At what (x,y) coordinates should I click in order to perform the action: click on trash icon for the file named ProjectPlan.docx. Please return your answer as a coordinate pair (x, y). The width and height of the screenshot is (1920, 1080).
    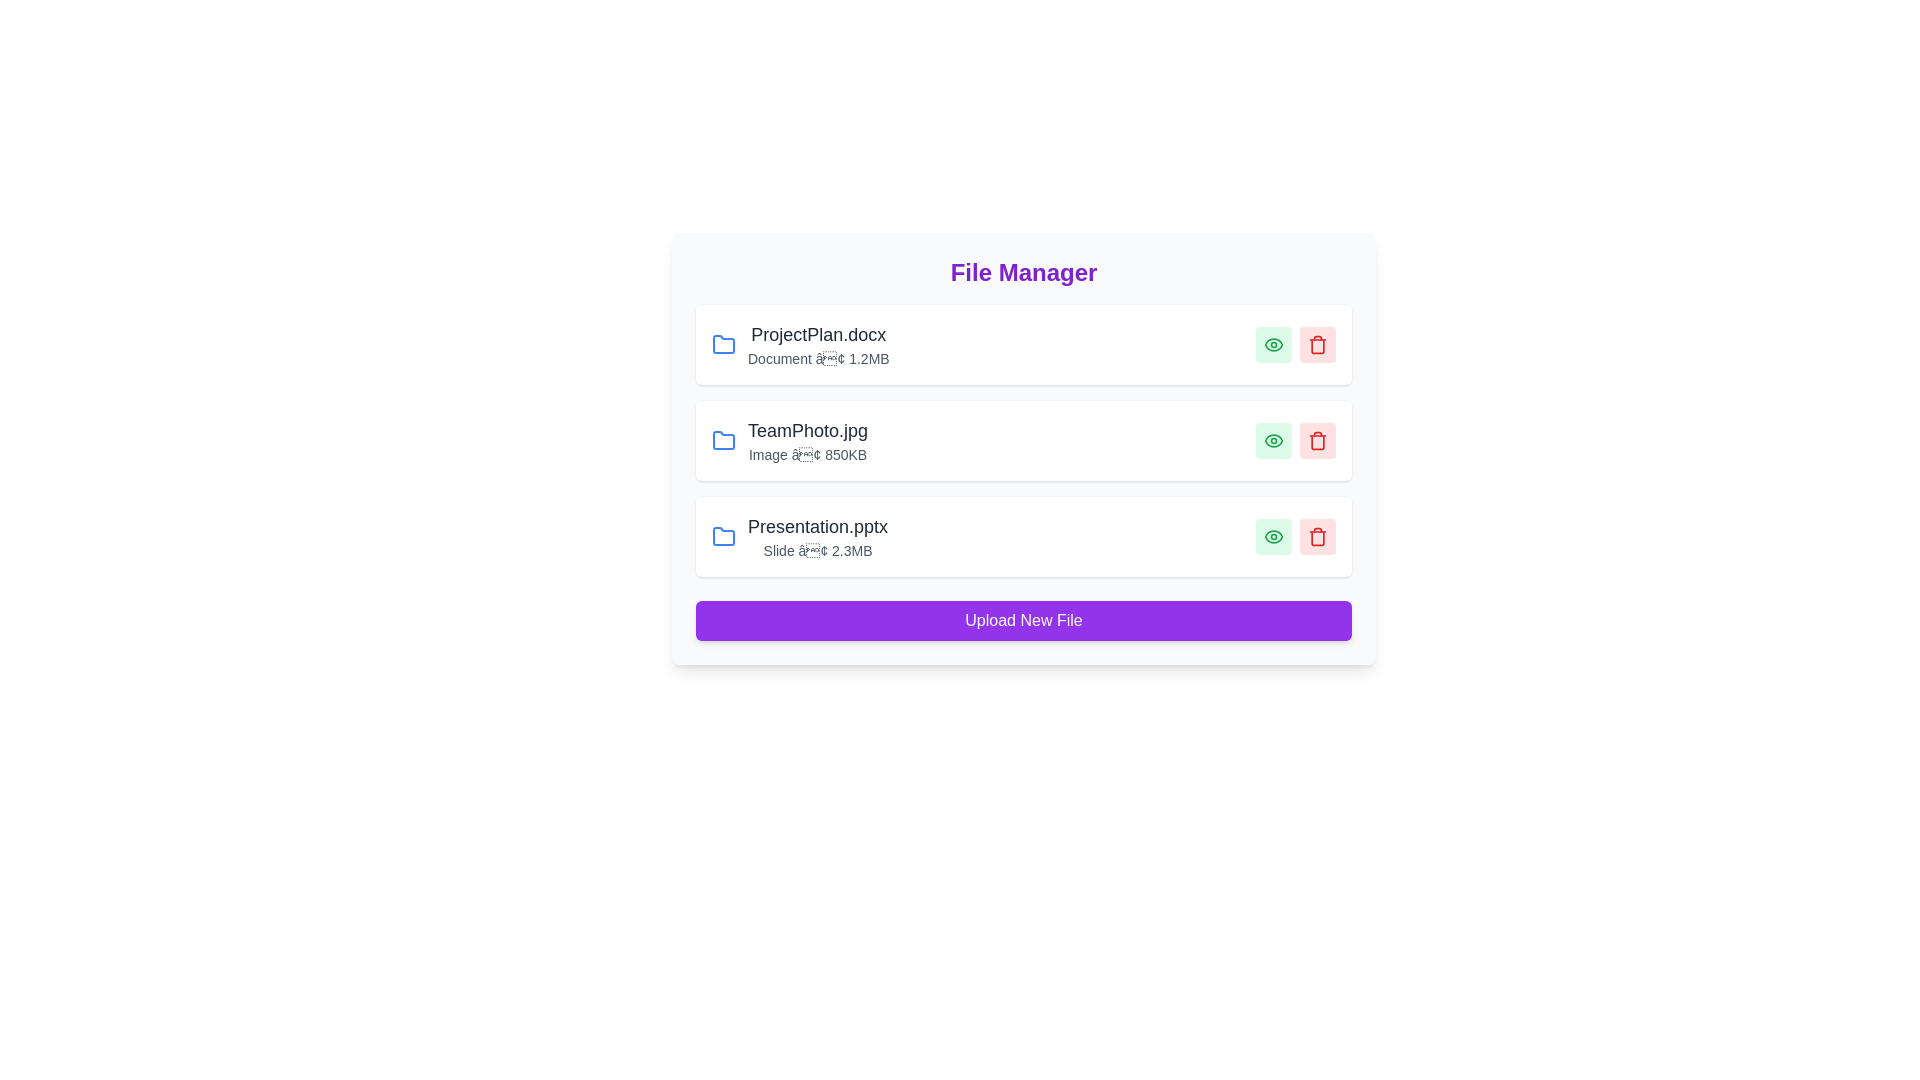
    Looking at the image, I should click on (1318, 343).